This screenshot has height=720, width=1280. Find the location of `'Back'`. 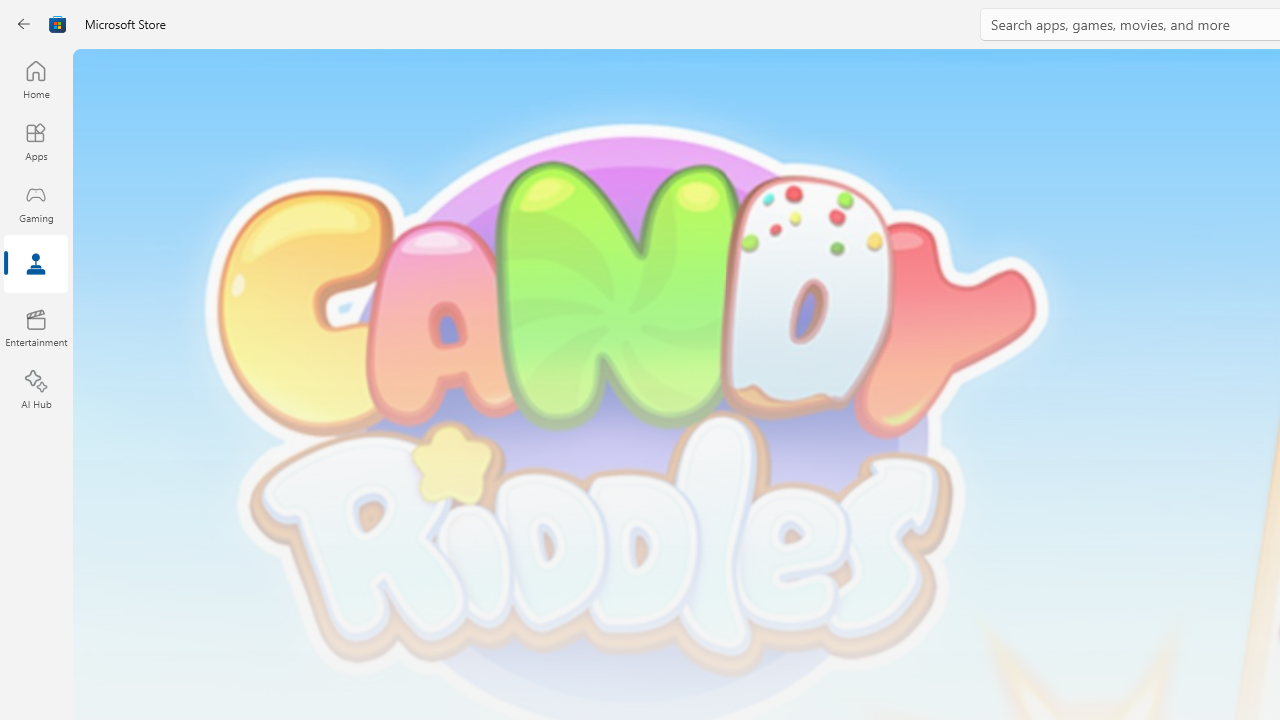

'Back' is located at coordinates (24, 24).